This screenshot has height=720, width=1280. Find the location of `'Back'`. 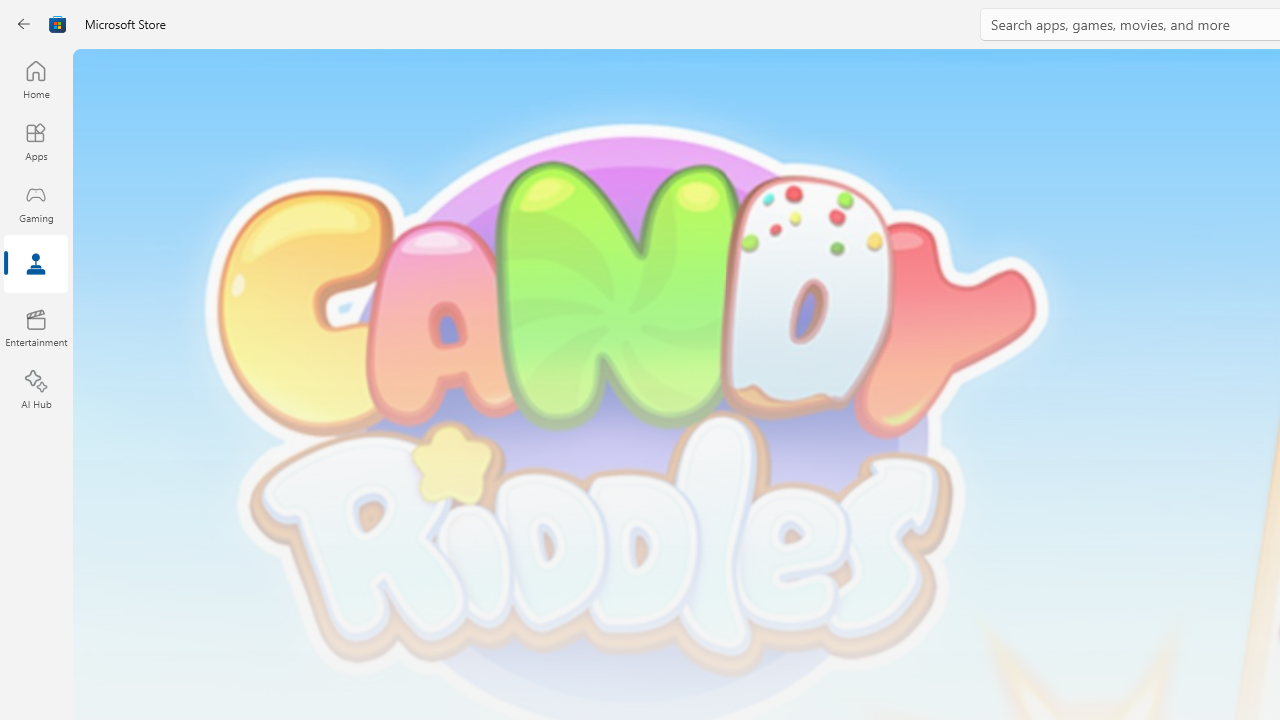

'Back' is located at coordinates (24, 24).